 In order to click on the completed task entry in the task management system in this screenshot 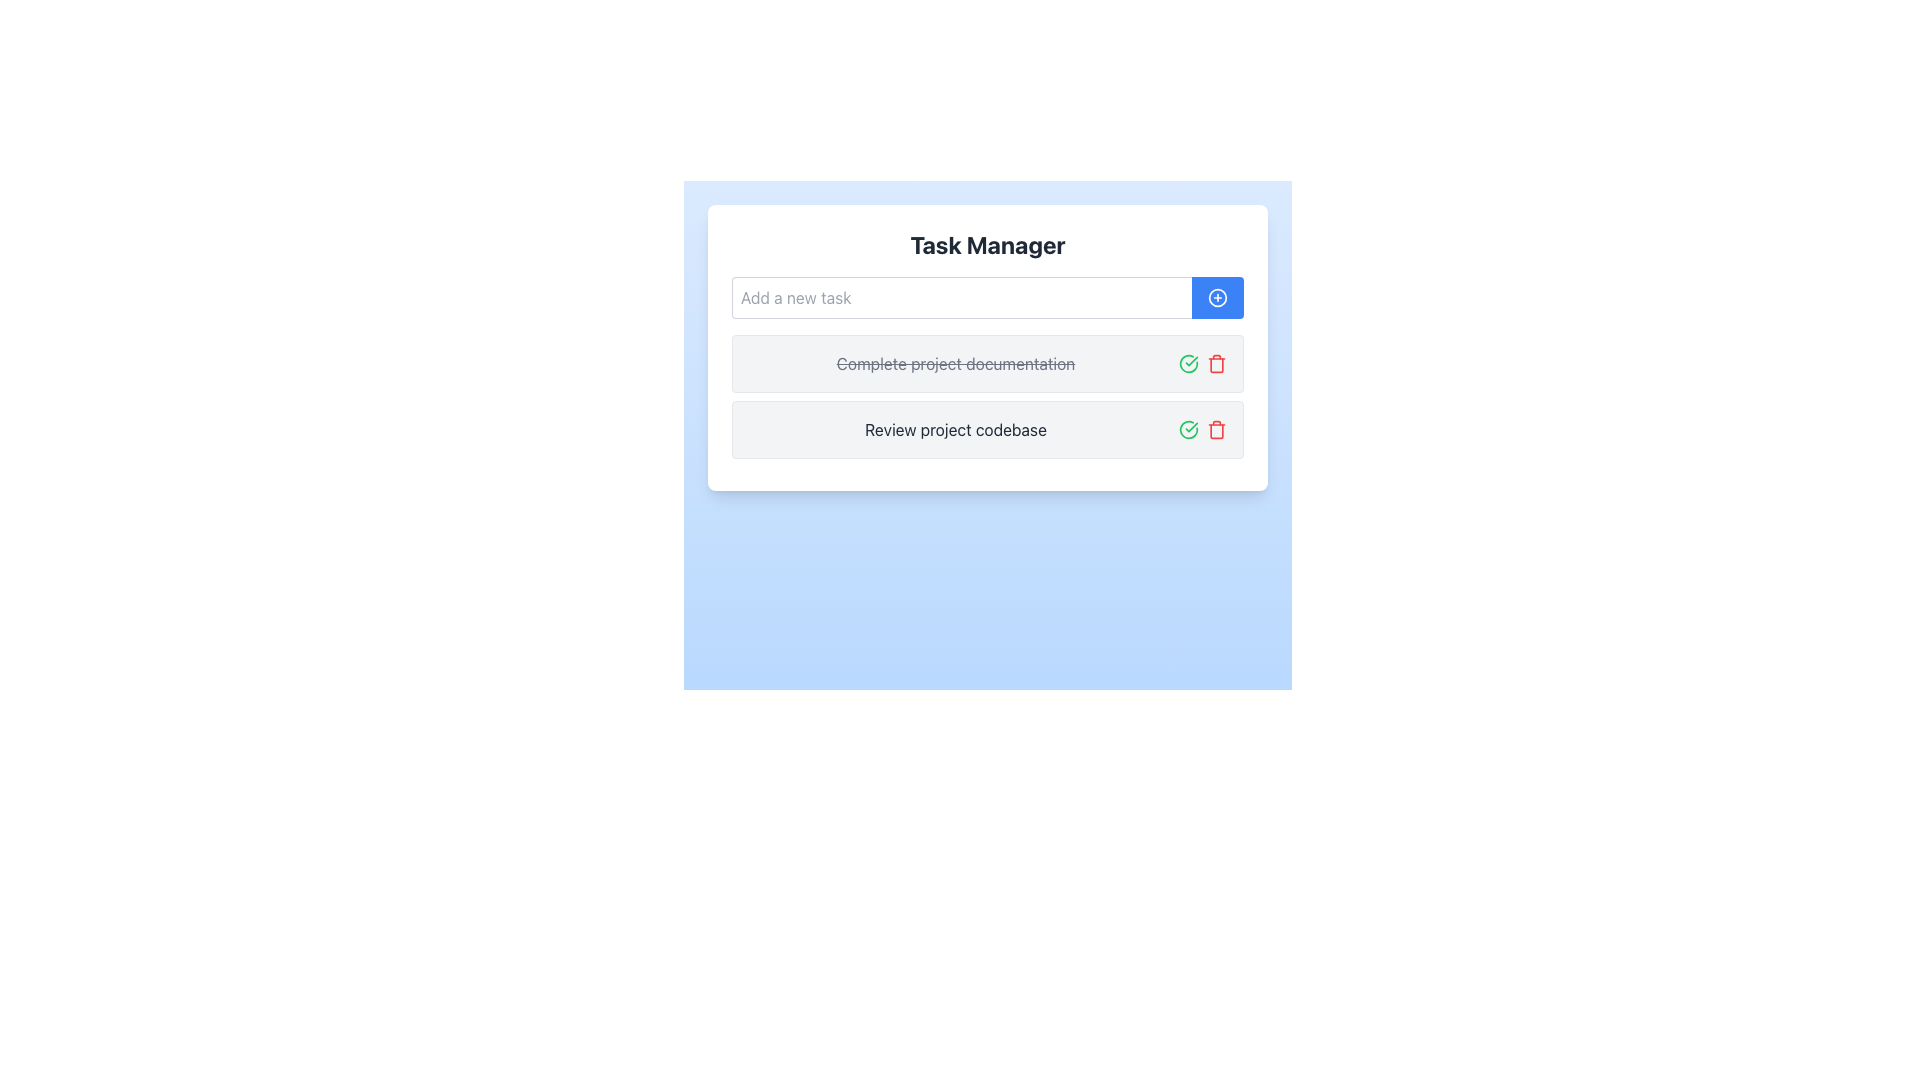, I will do `click(988, 346)`.